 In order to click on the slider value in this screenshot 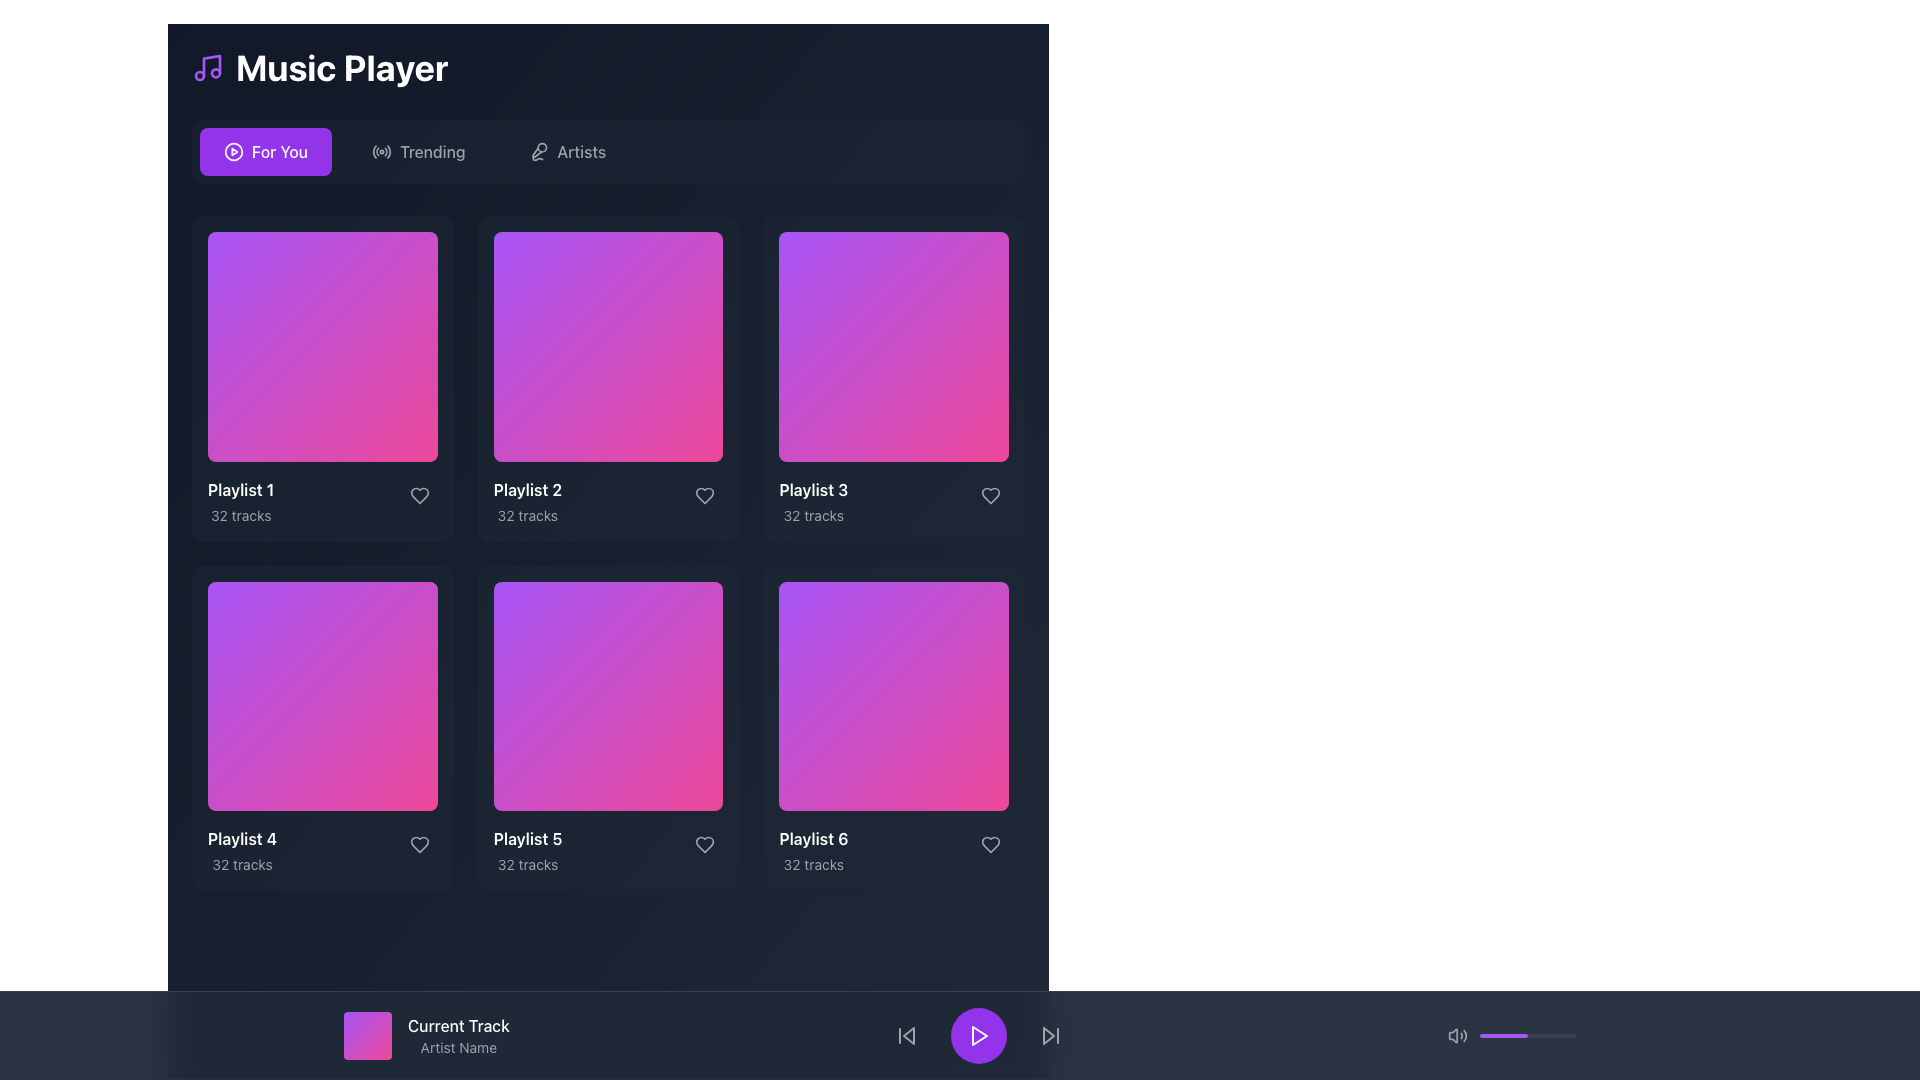, I will do `click(1494, 1035)`.